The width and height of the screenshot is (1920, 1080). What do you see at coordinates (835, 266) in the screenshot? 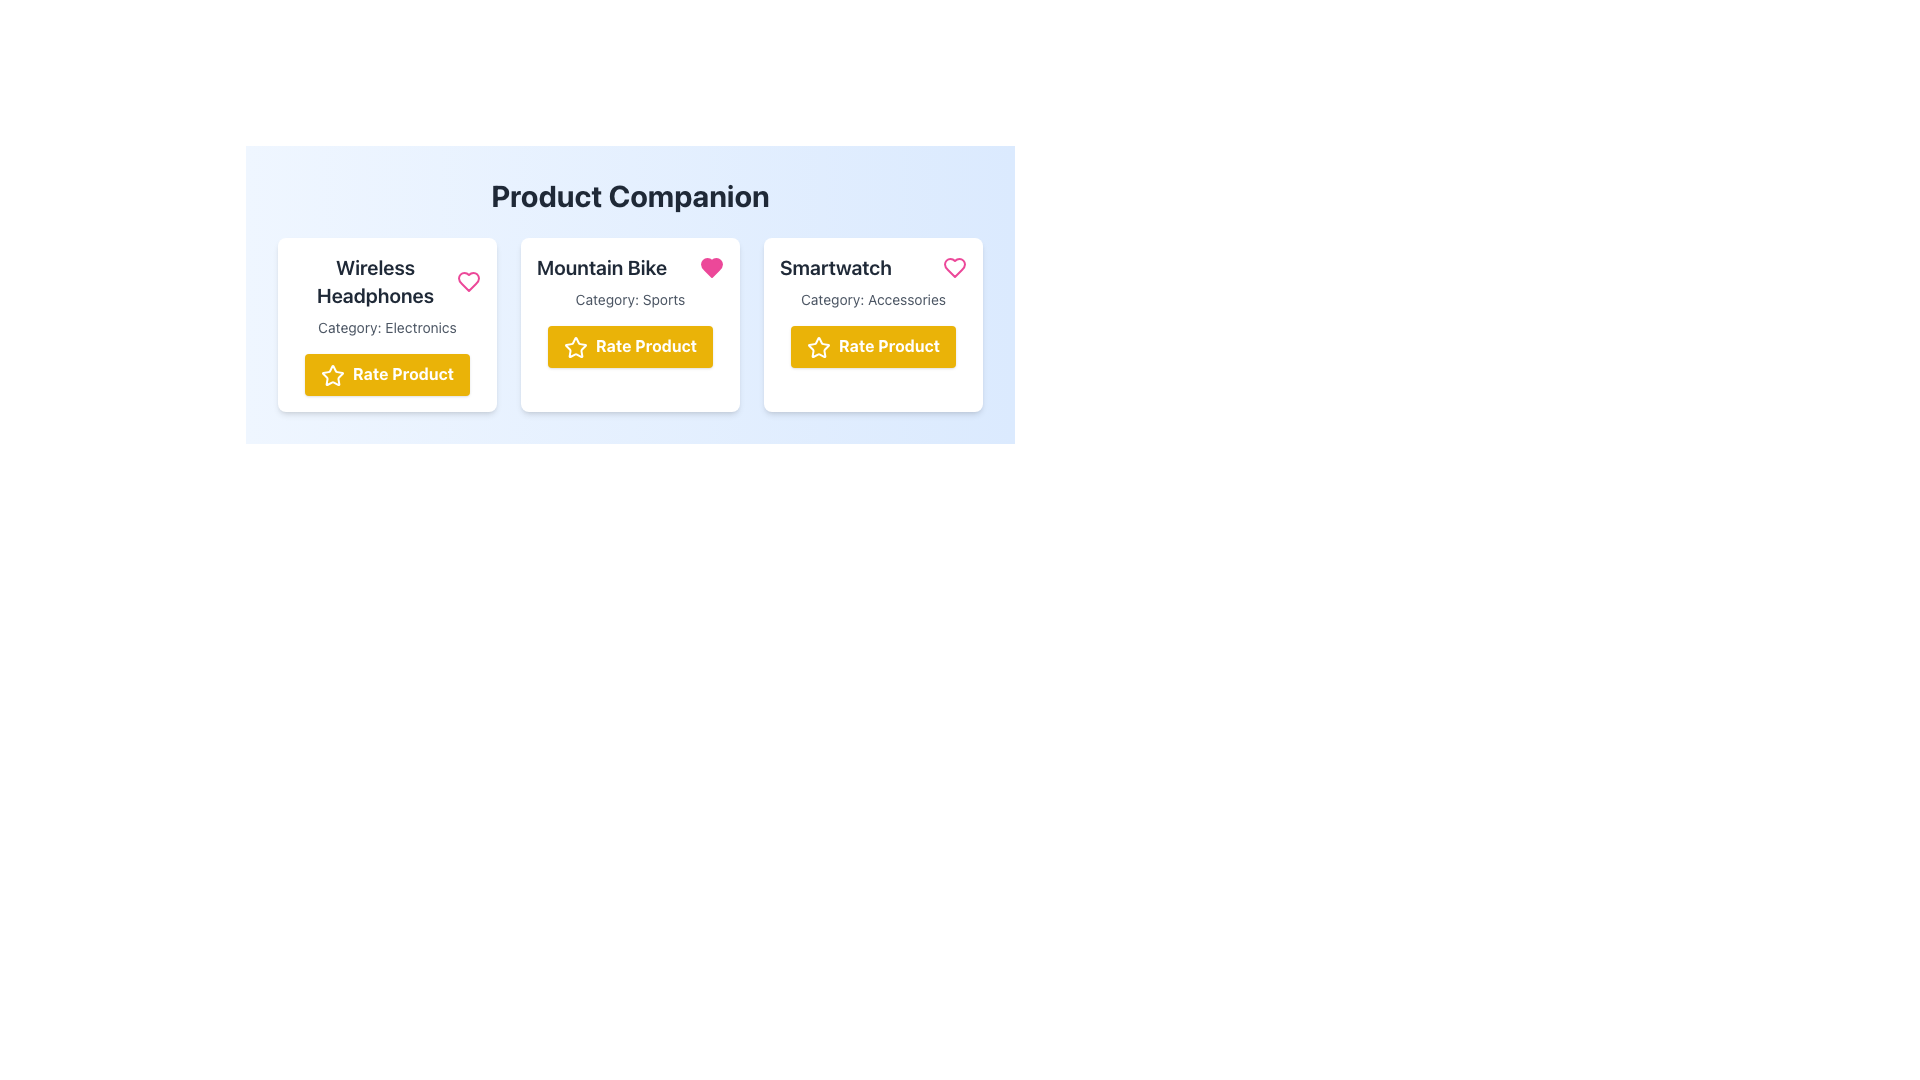
I see `text label that serves as the title for the product in the top section of the rightmost card in a horizontally aligned list` at bounding box center [835, 266].